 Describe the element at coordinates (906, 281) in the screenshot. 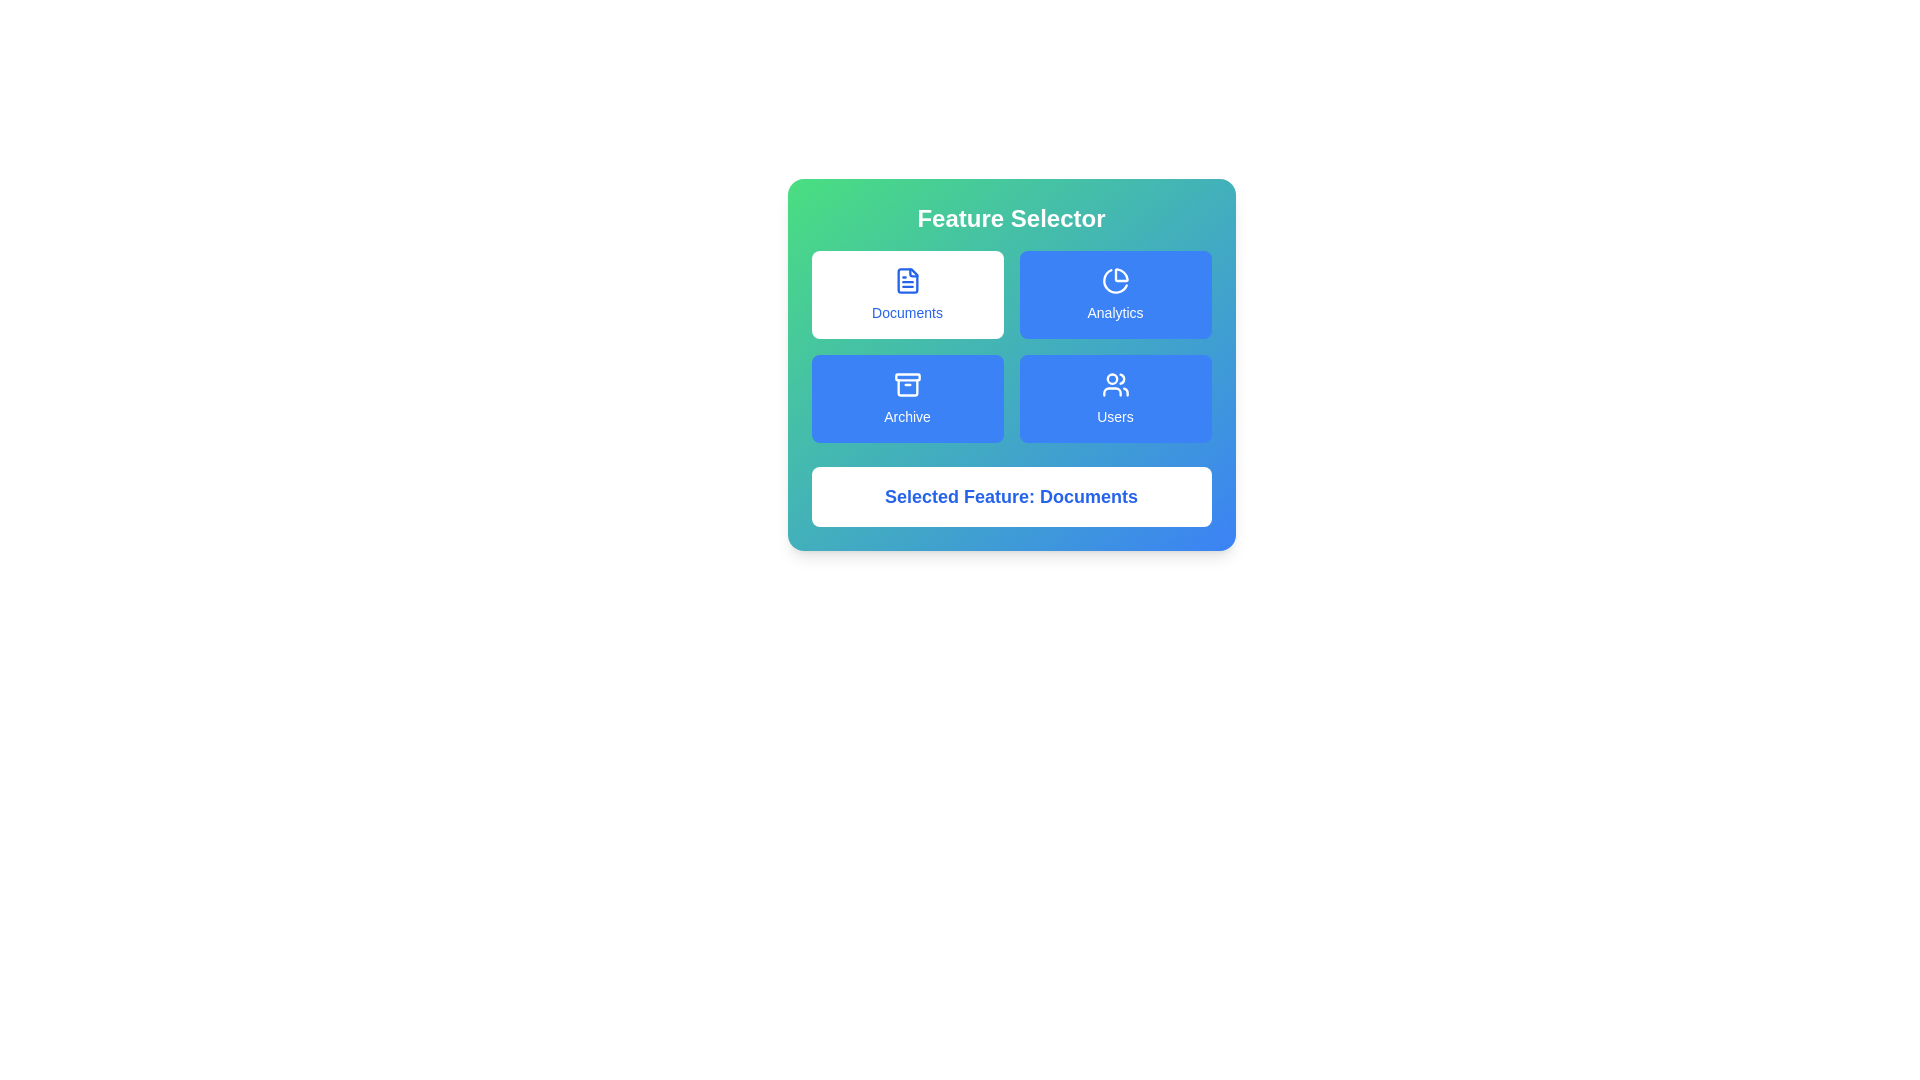

I see `the minimalistic line-art file icon located in the 'Documents' button at the top-left of the grouped buttons` at that location.